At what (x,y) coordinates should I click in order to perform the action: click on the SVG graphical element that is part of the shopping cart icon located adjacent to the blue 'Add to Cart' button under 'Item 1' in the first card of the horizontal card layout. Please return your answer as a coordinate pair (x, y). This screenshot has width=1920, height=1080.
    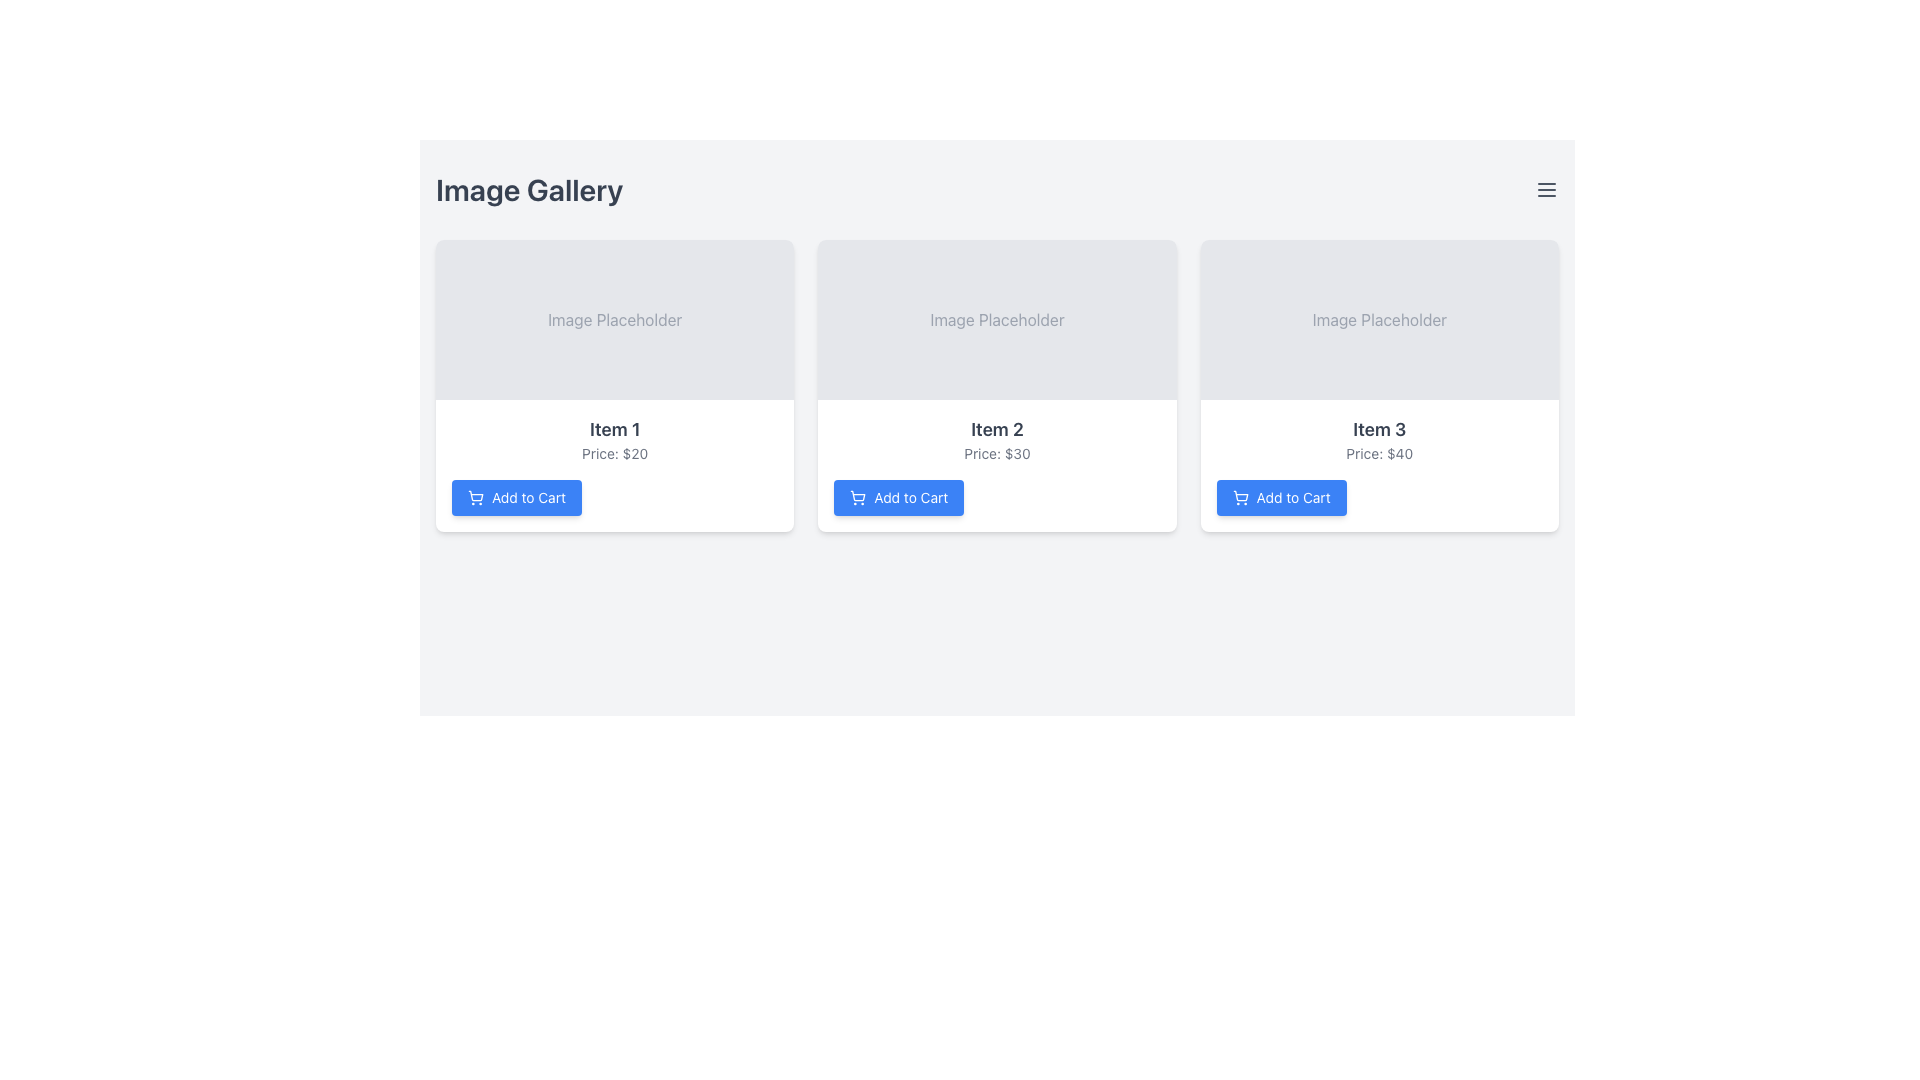
    Looking at the image, I should click on (474, 495).